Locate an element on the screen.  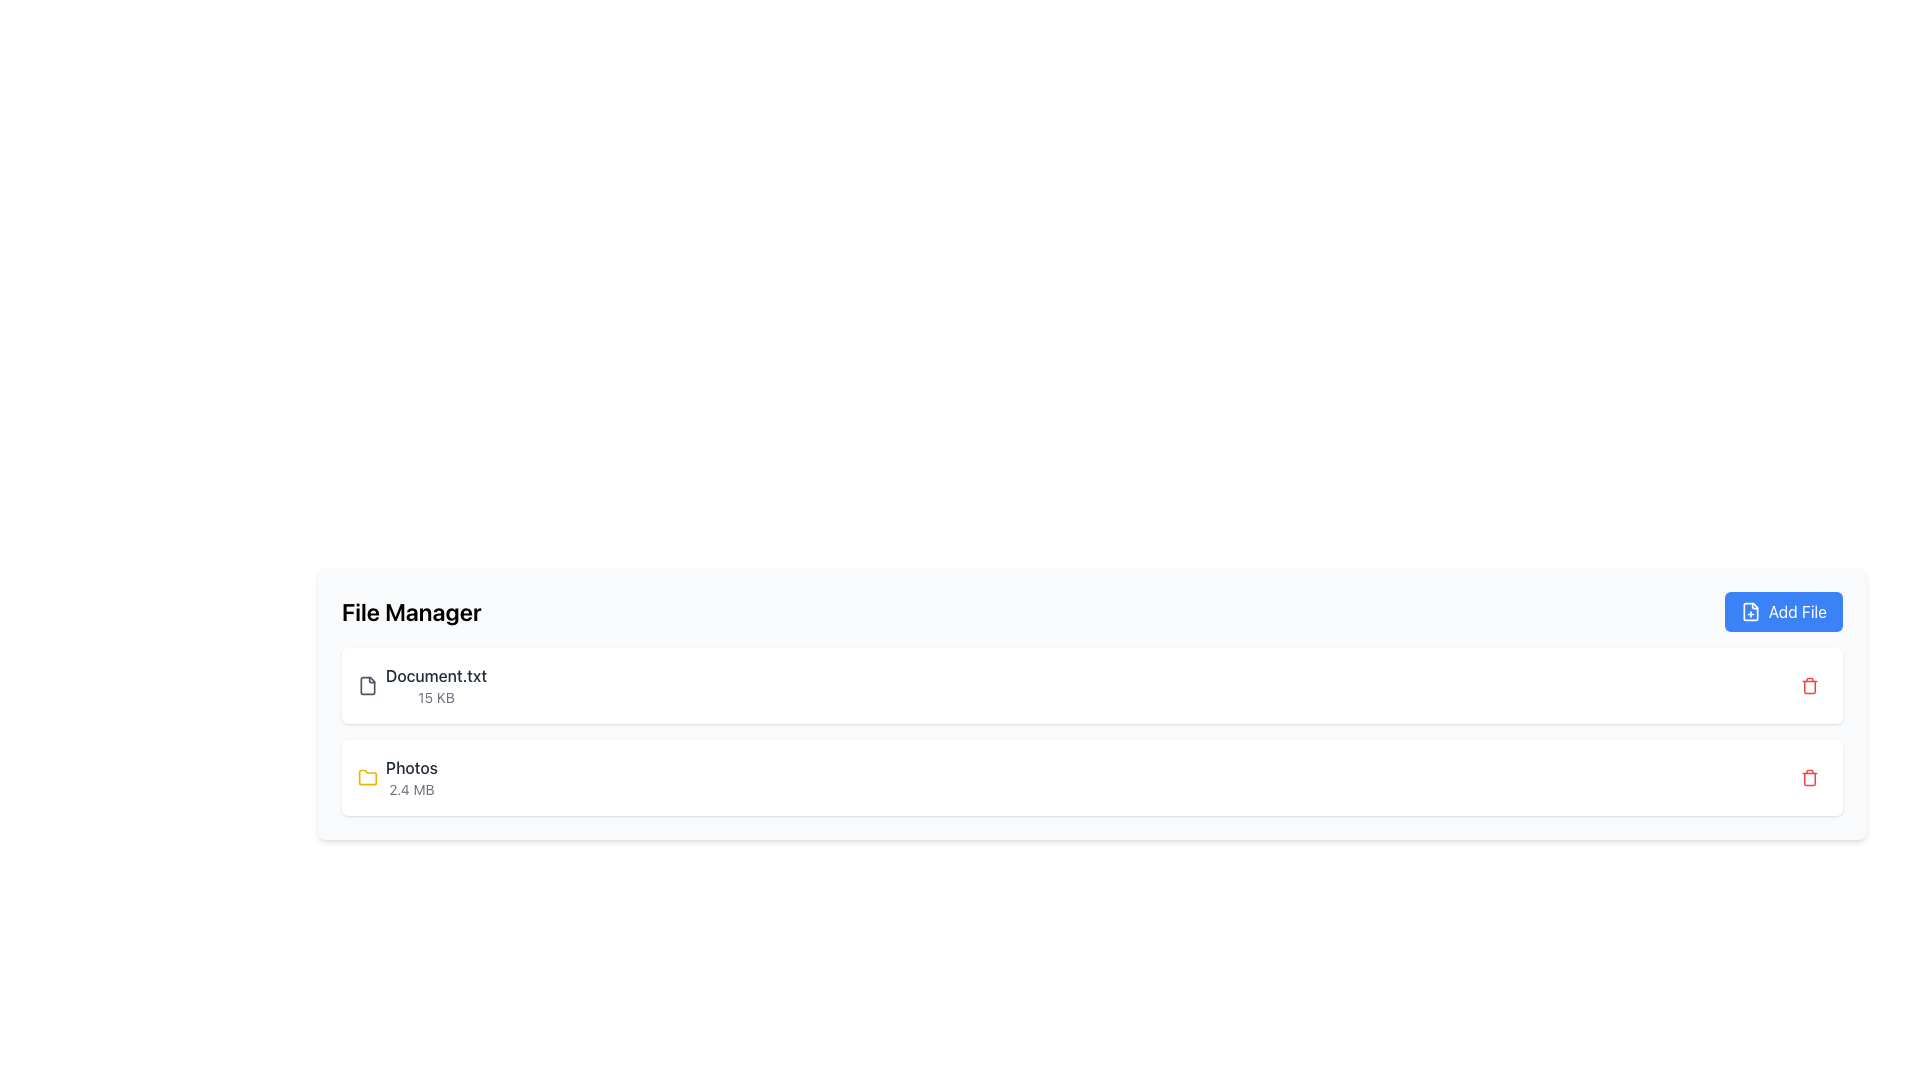
the delete button located at the far right of the row for the Photos folder, adjacent to the folder size text is located at coordinates (1809, 777).